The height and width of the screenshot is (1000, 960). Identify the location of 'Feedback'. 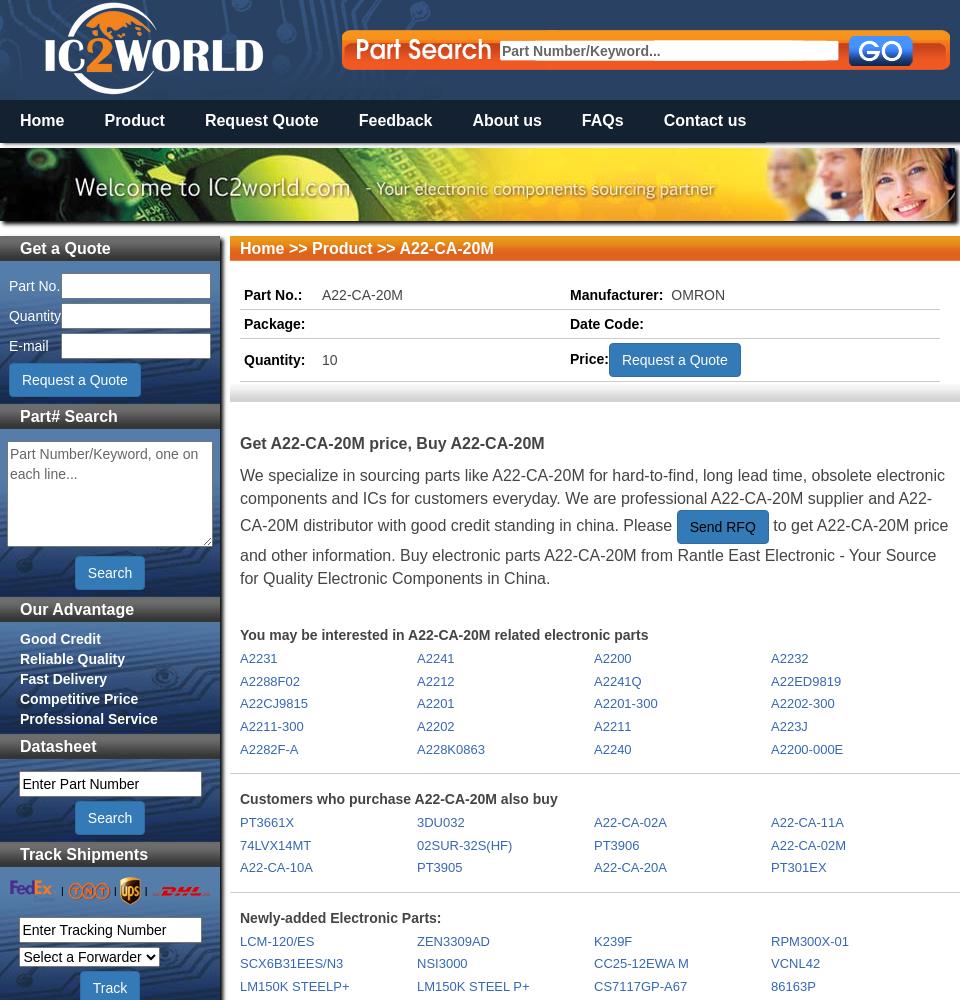
(394, 119).